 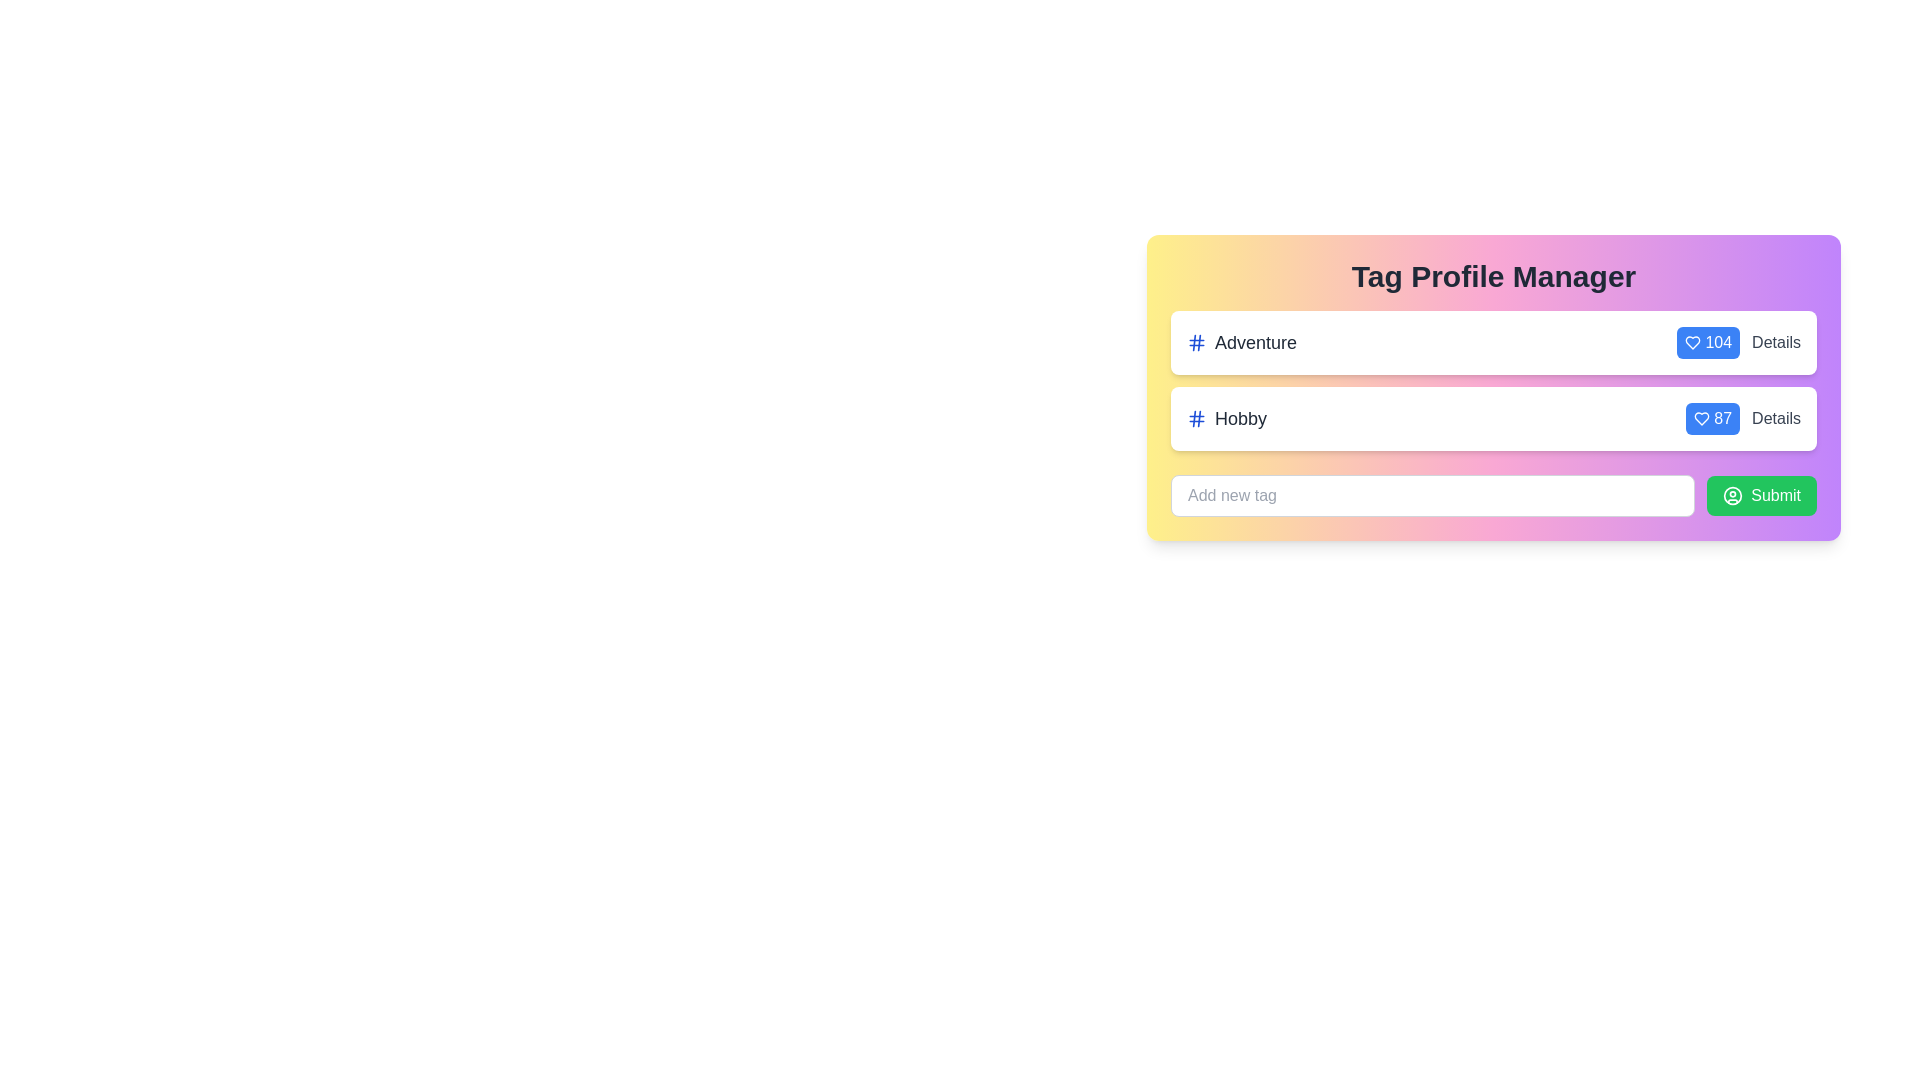 What do you see at coordinates (1196, 342) in the screenshot?
I see `the blue-colored hash (#) icon located to the left of the text 'Adventure' in the first list item of the vertical list` at bounding box center [1196, 342].